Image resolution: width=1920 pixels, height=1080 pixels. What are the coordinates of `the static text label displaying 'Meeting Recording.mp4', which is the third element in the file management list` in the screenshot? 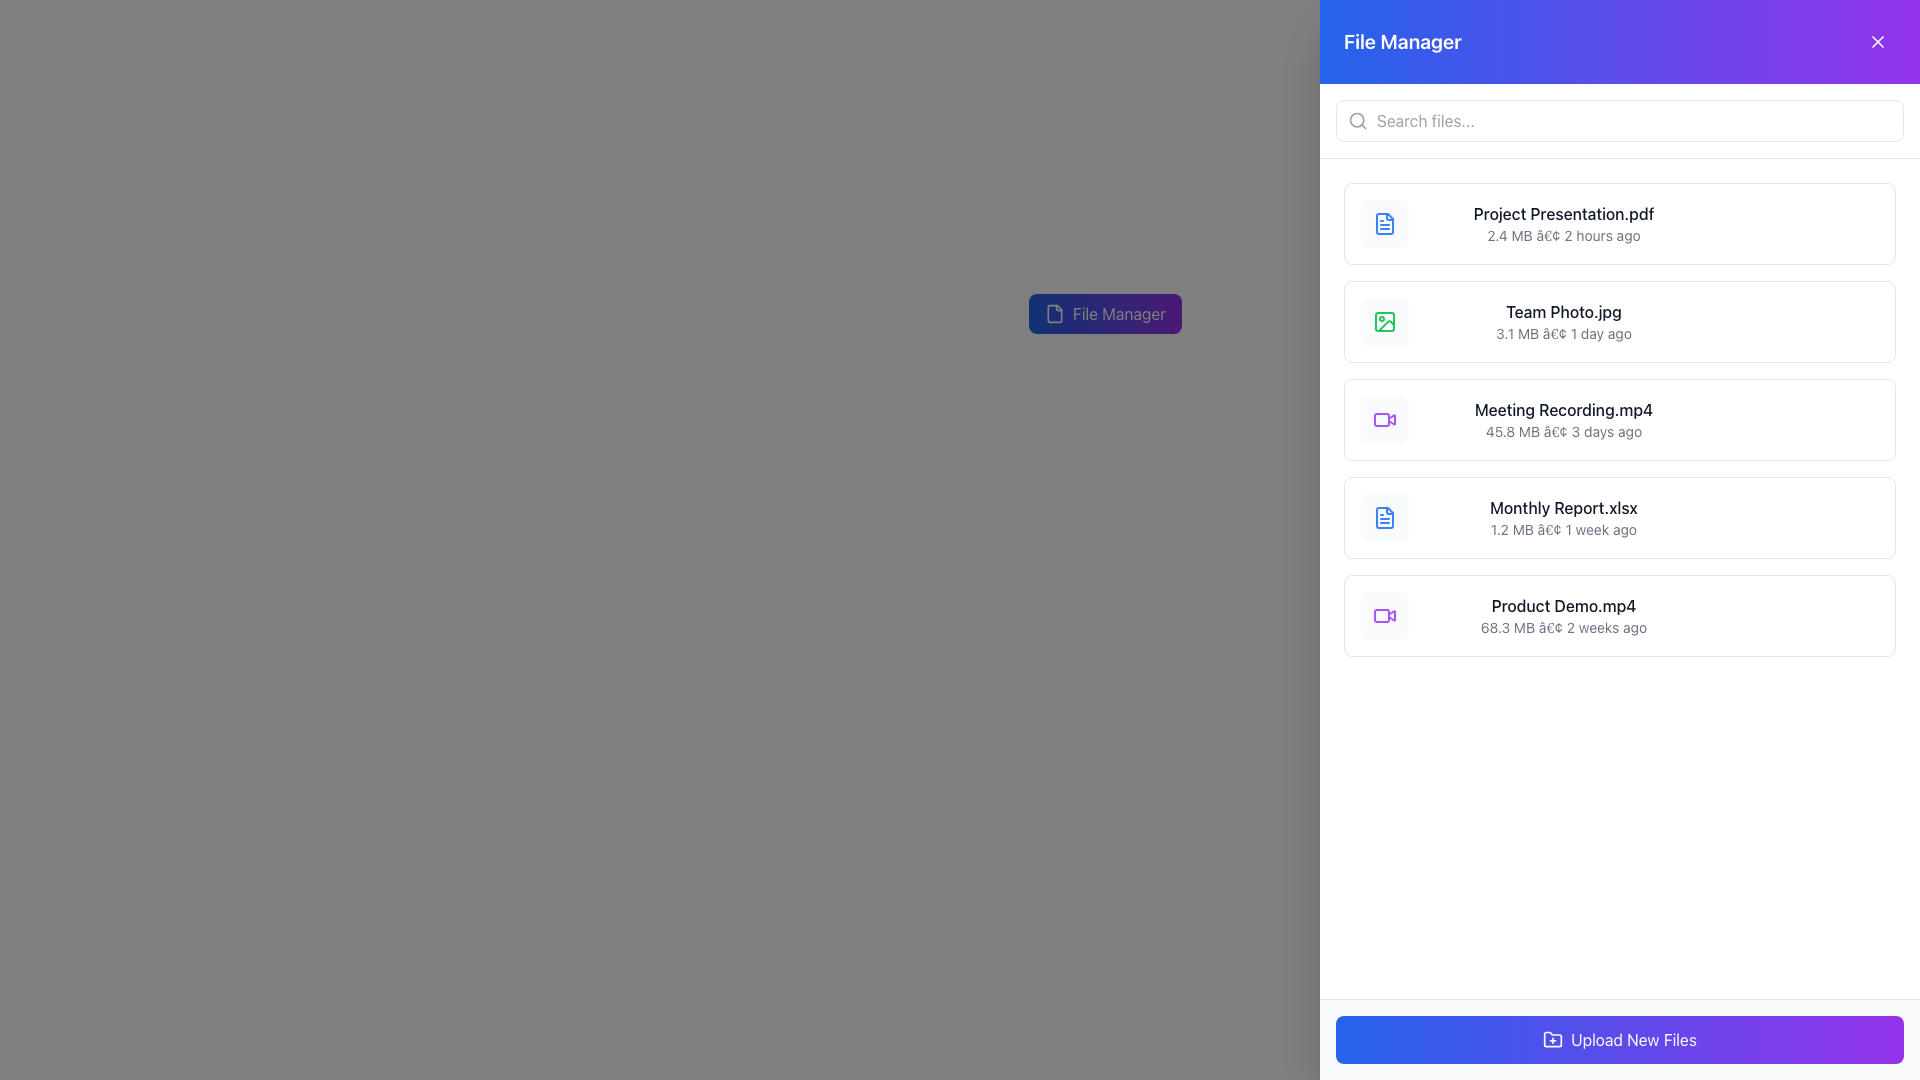 It's located at (1563, 408).